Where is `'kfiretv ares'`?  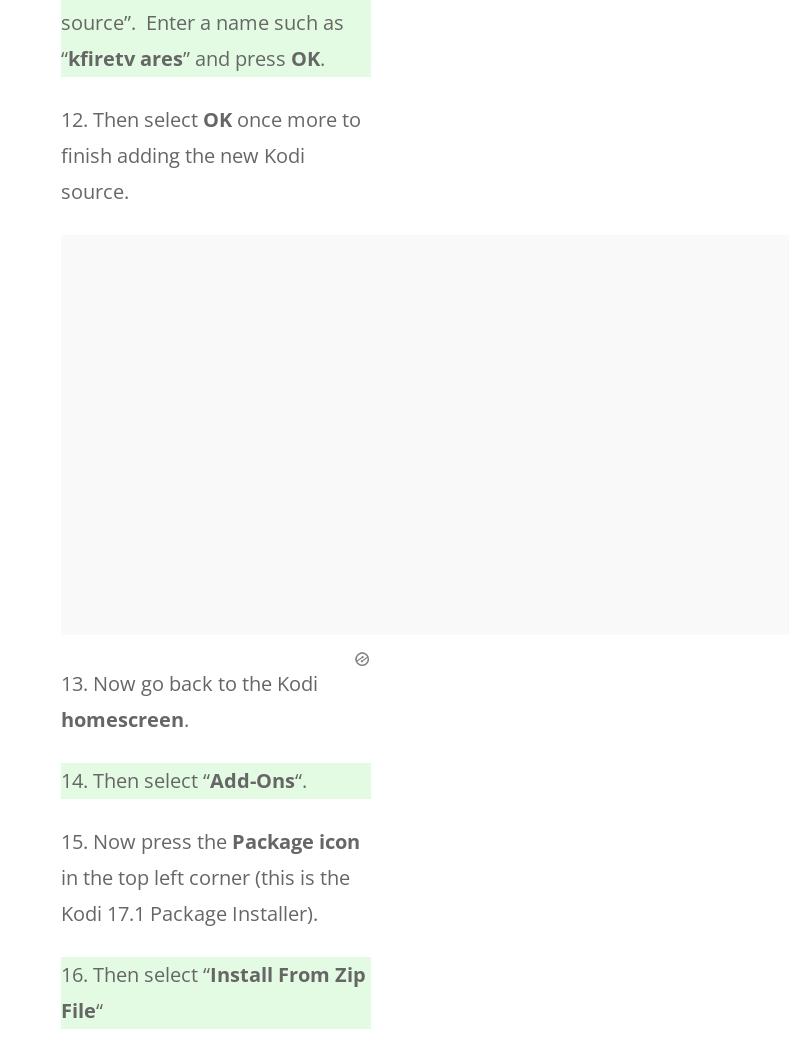
'kfiretv ares' is located at coordinates (125, 57).